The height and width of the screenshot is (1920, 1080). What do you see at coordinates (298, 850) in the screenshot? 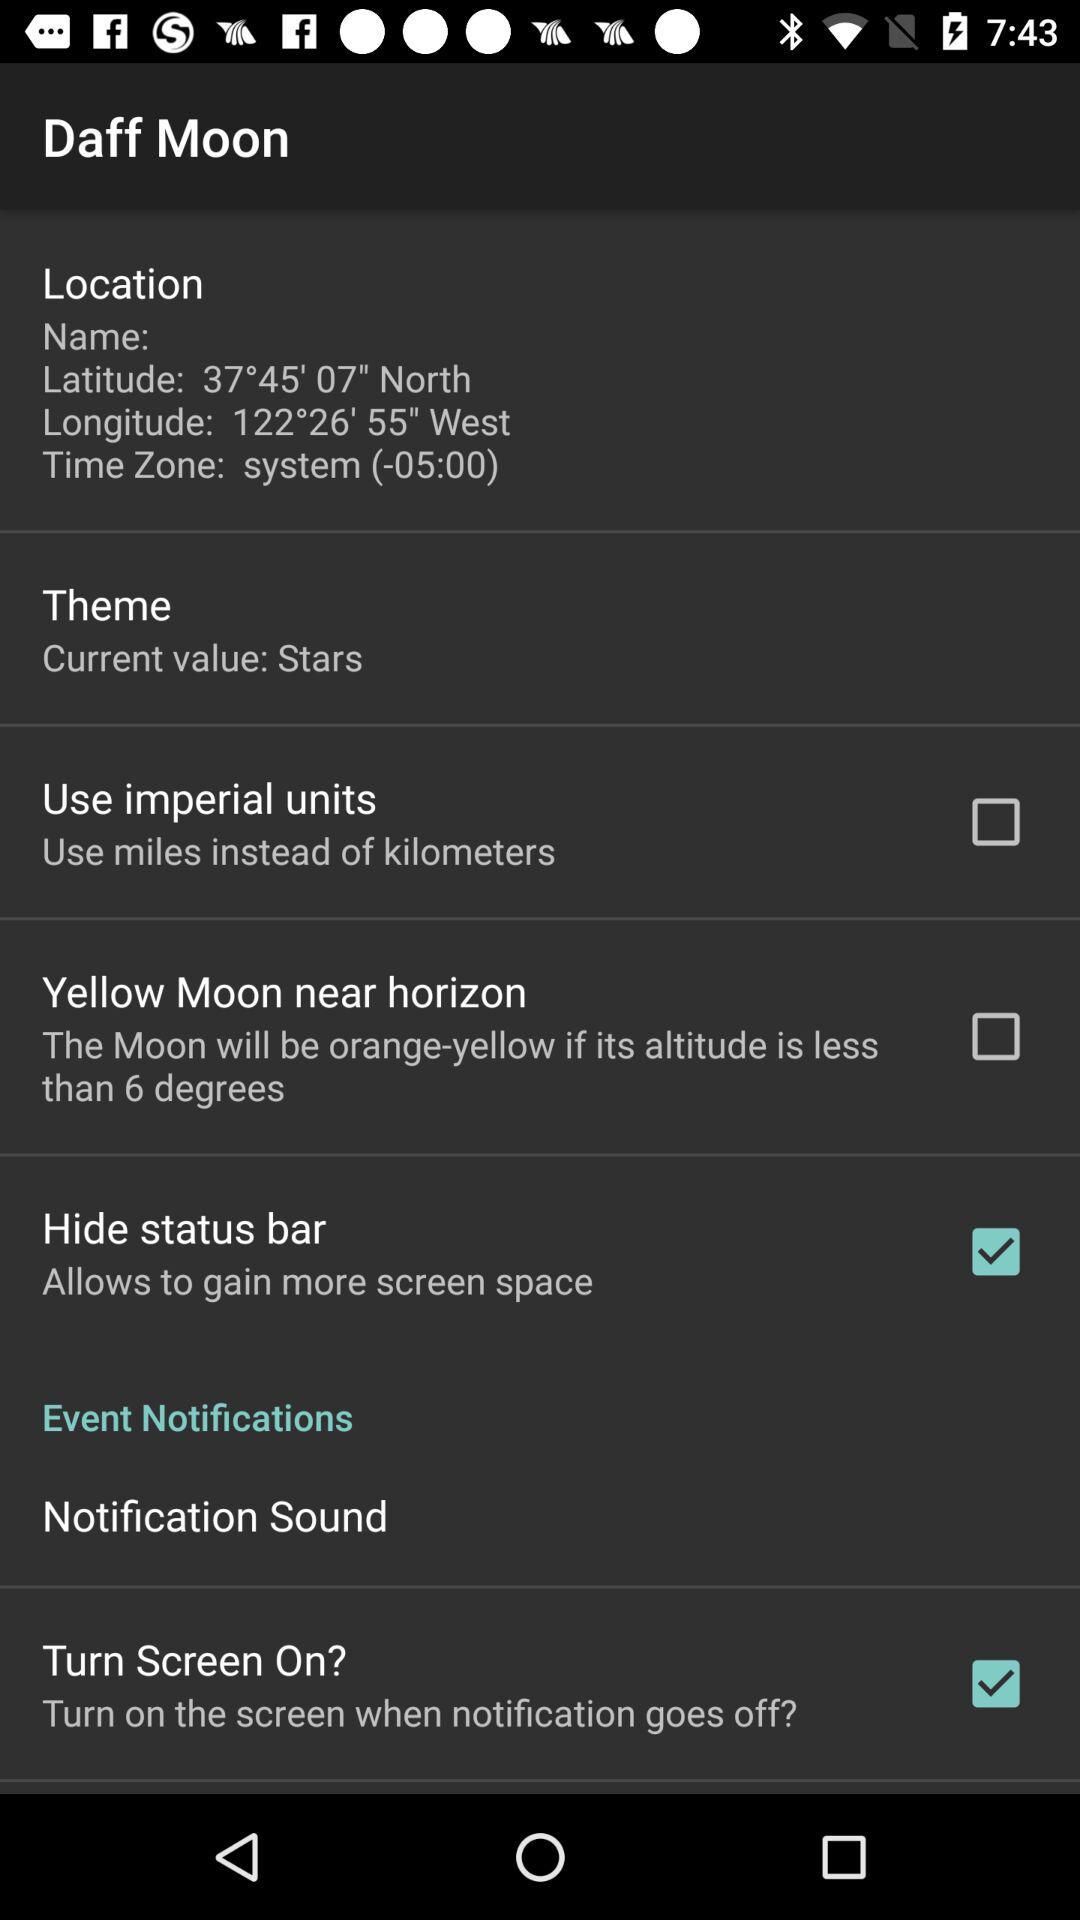
I see `use miles instead item` at bounding box center [298, 850].